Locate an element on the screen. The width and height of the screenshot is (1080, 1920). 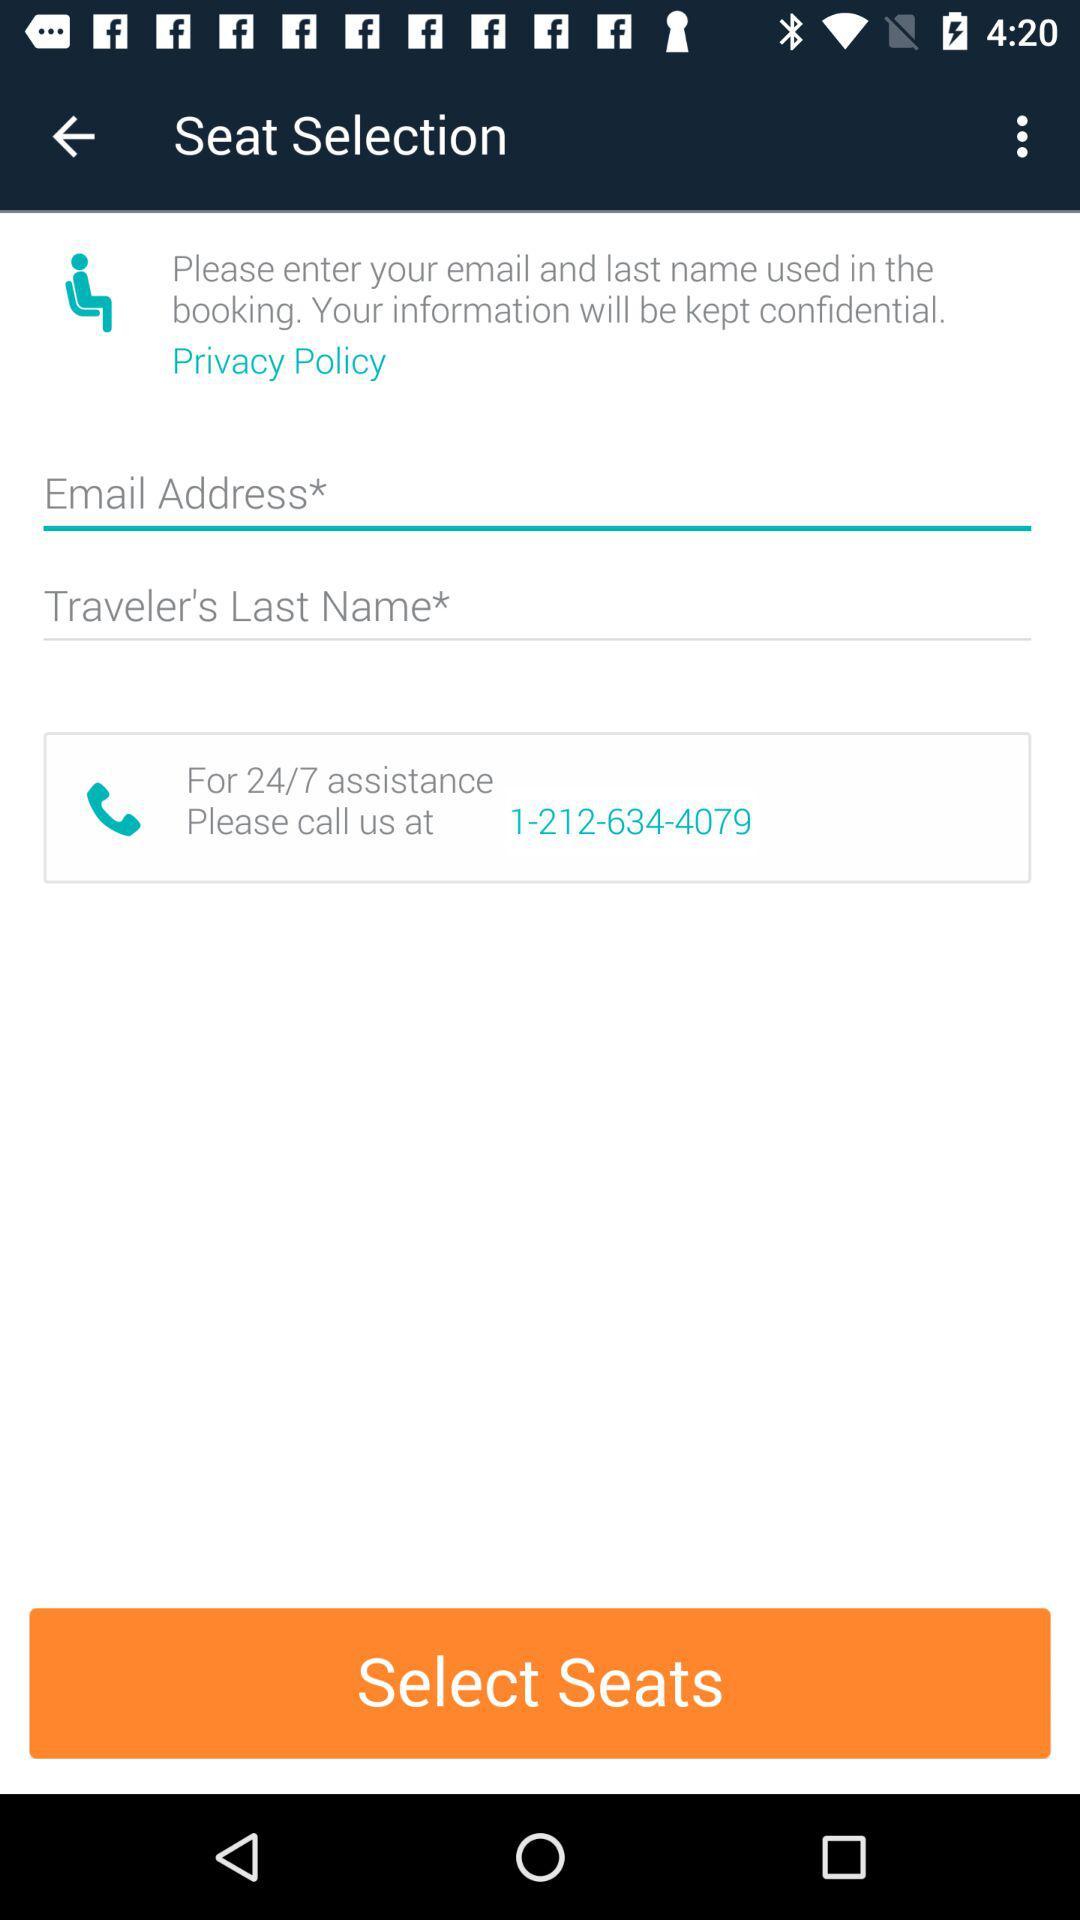
the select seats item is located at coordinates (540, 1682).